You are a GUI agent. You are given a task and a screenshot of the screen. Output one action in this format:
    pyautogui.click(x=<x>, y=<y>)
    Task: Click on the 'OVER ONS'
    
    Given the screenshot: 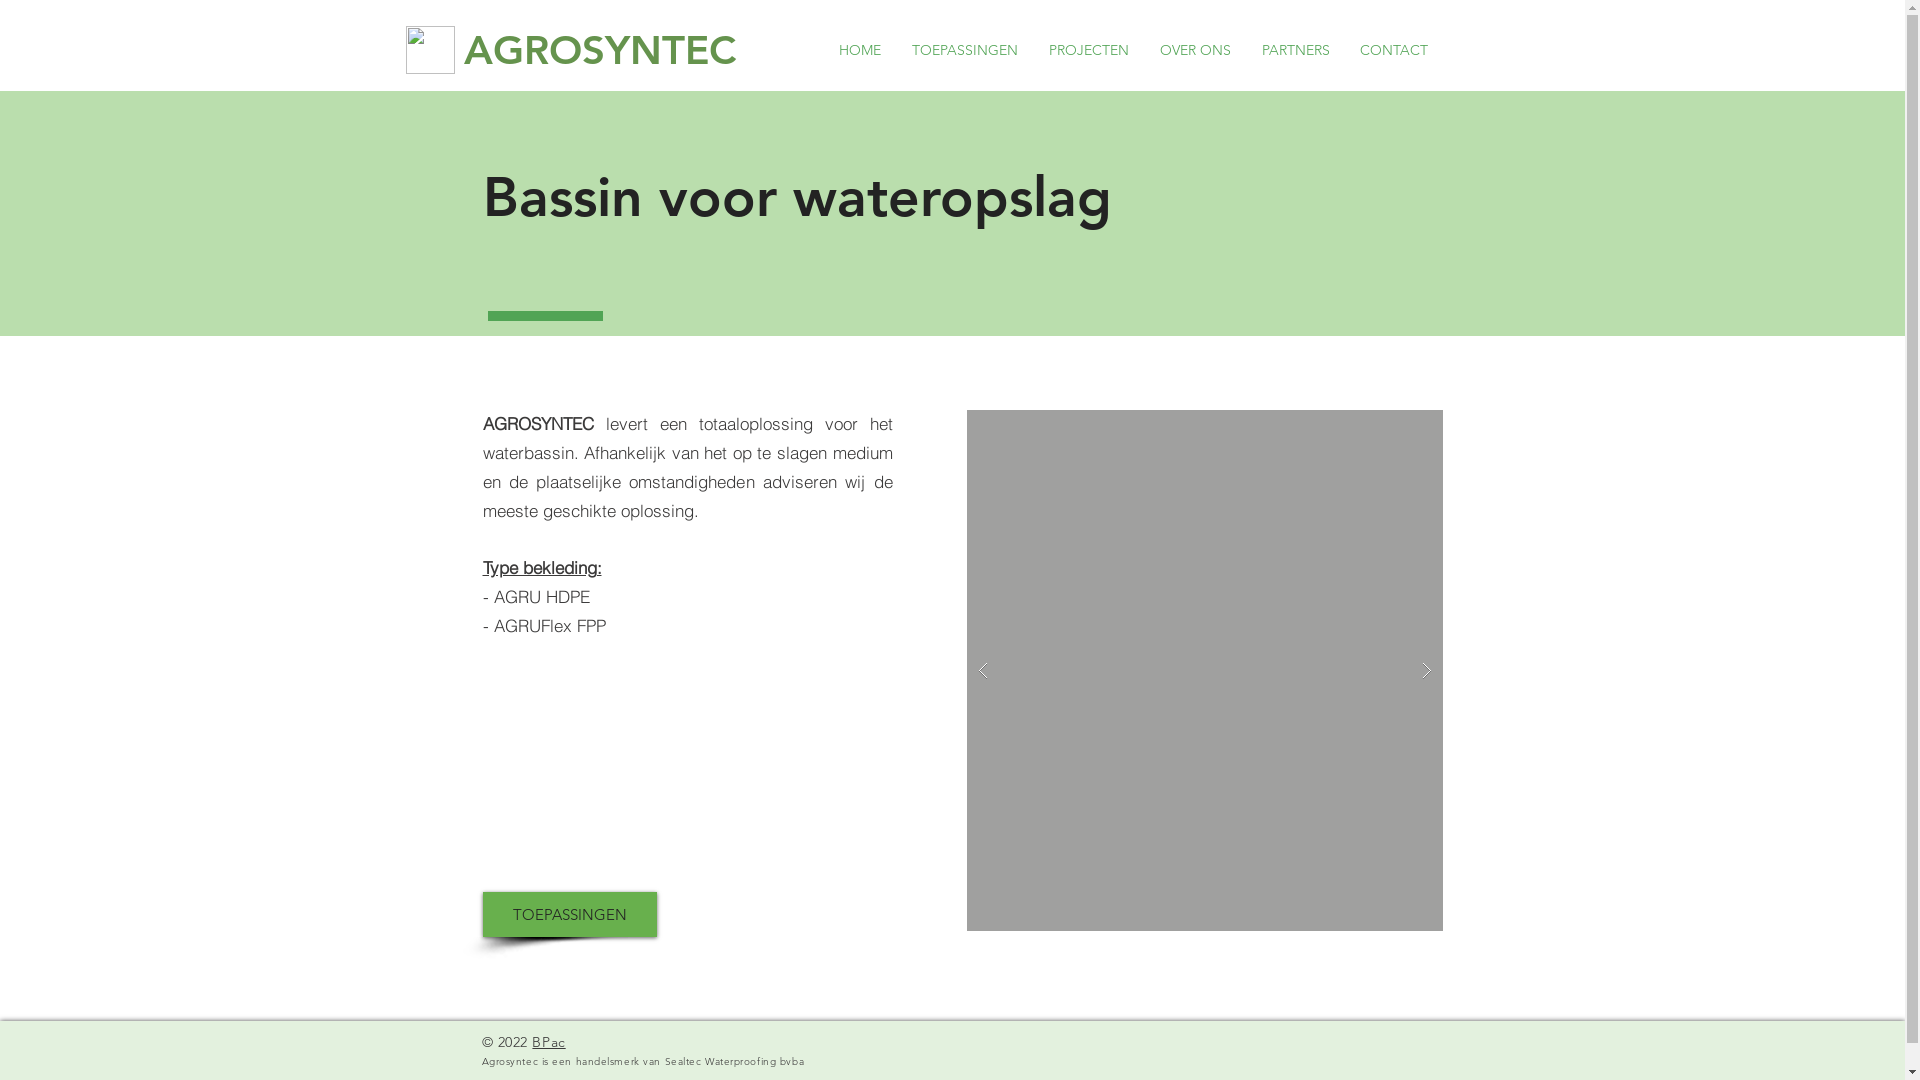 What is the action you would take?
    pyautogui.click(x=1143, y=49)
    